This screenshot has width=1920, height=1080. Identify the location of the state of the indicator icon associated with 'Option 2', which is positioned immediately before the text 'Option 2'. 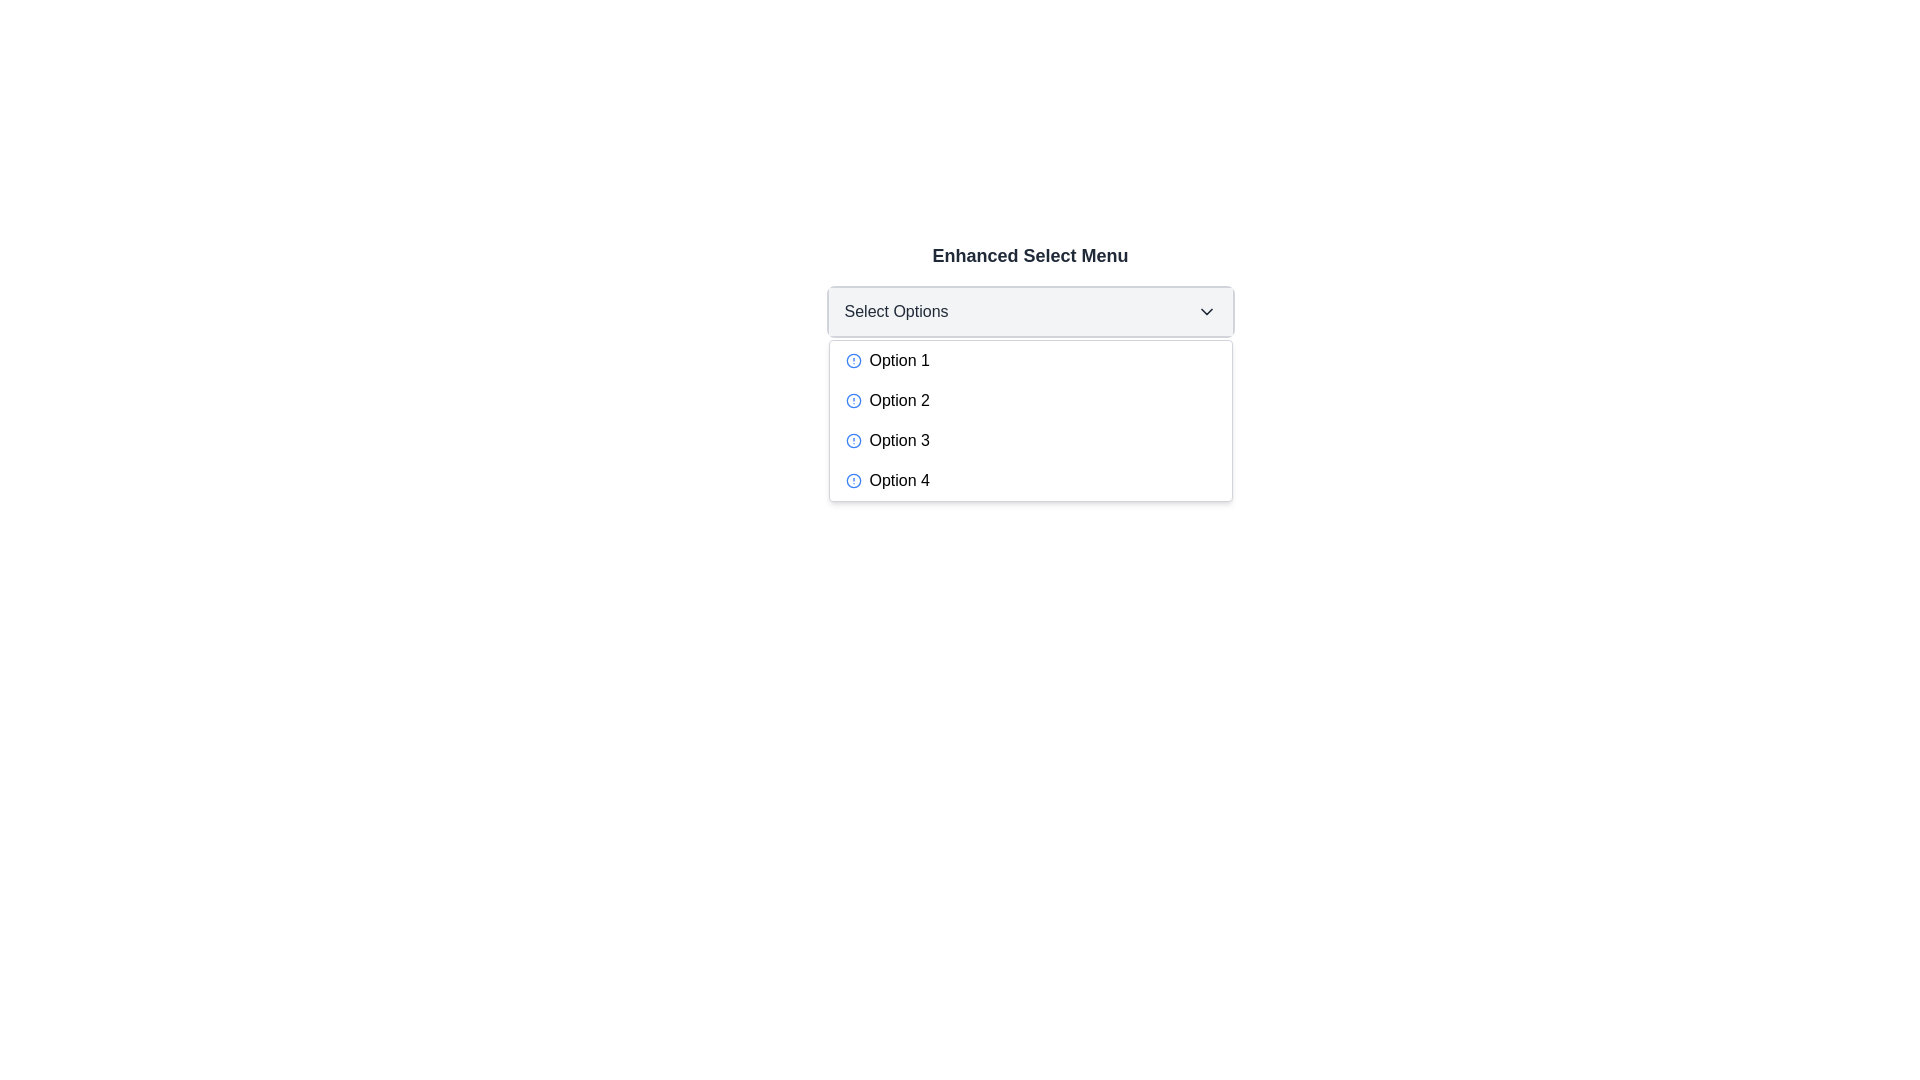
(853, 401).